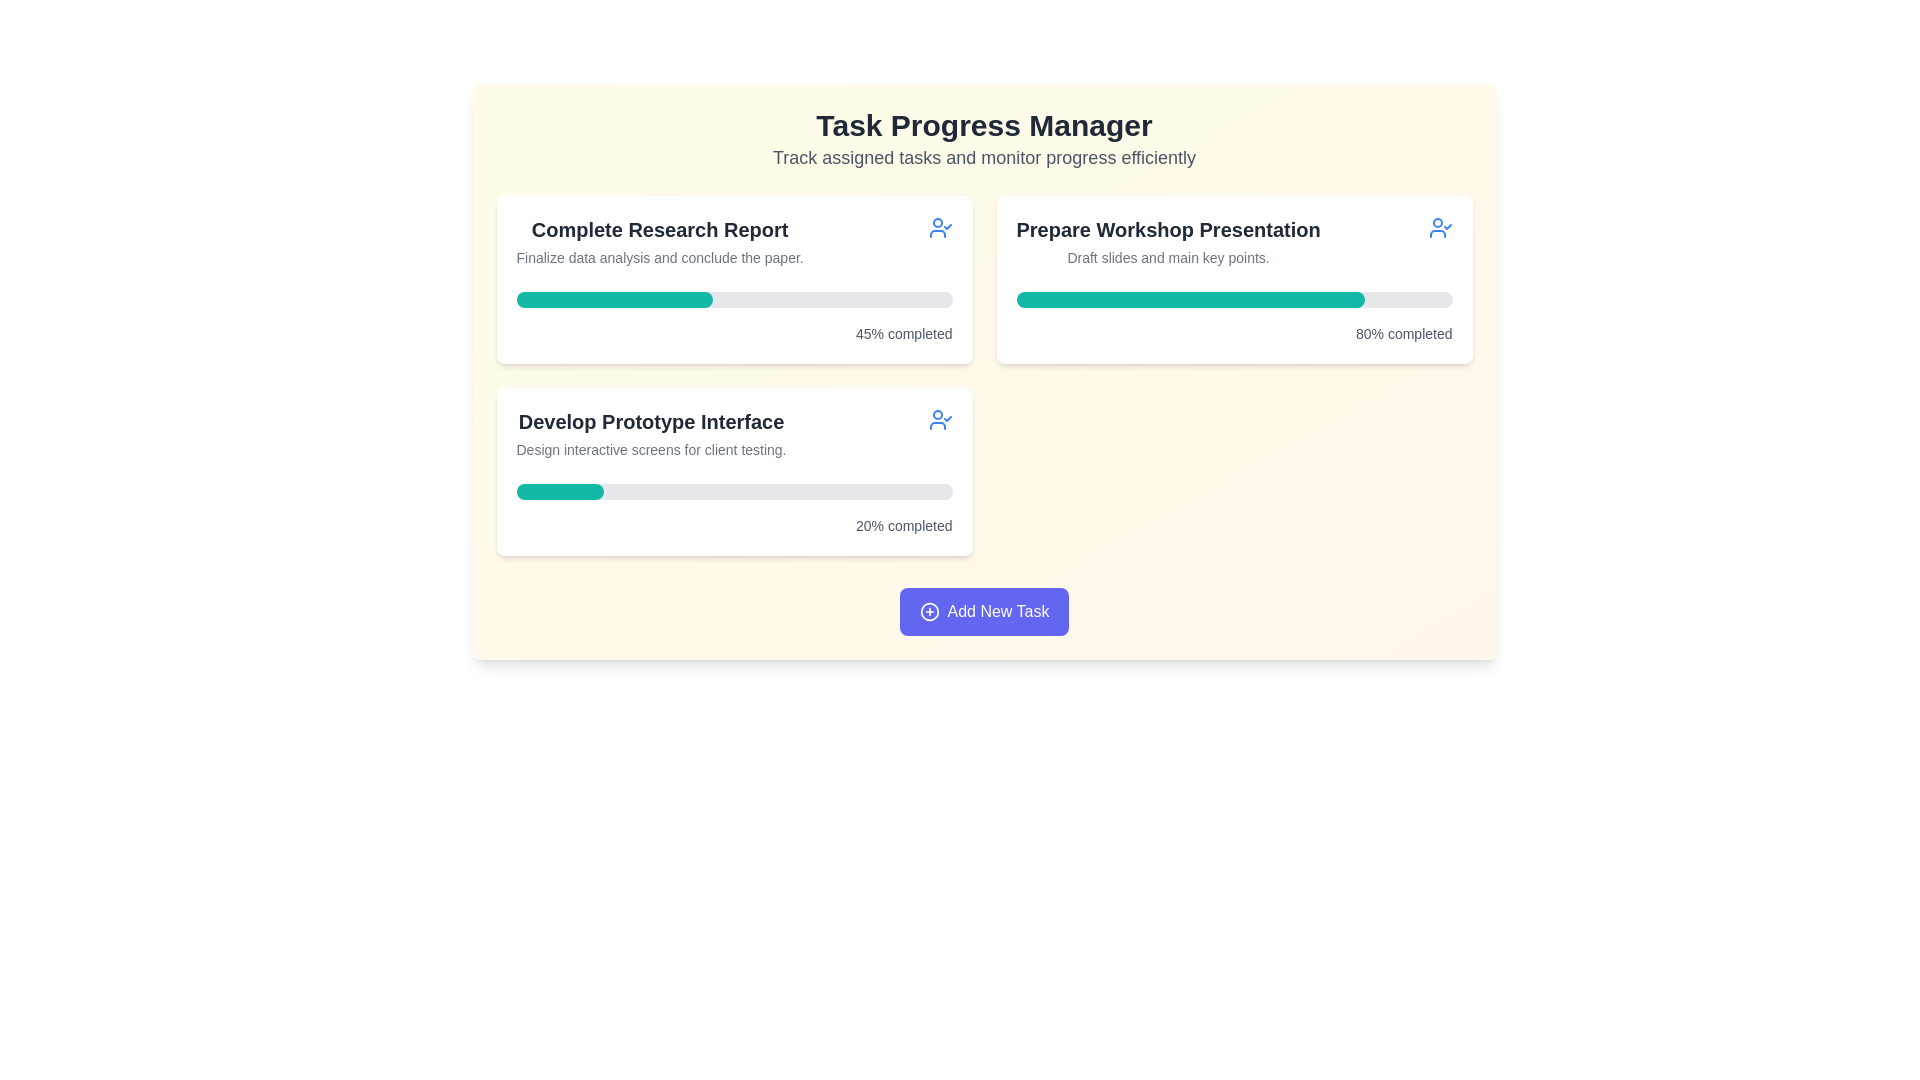  What do you see at coordinates (939, 226) in the screenshot?
I see `the icon located at the top-right corner of the 'Complete Research Report' card, which serves as an indicator for task assignment or completion` at bounding box center [939, 226].